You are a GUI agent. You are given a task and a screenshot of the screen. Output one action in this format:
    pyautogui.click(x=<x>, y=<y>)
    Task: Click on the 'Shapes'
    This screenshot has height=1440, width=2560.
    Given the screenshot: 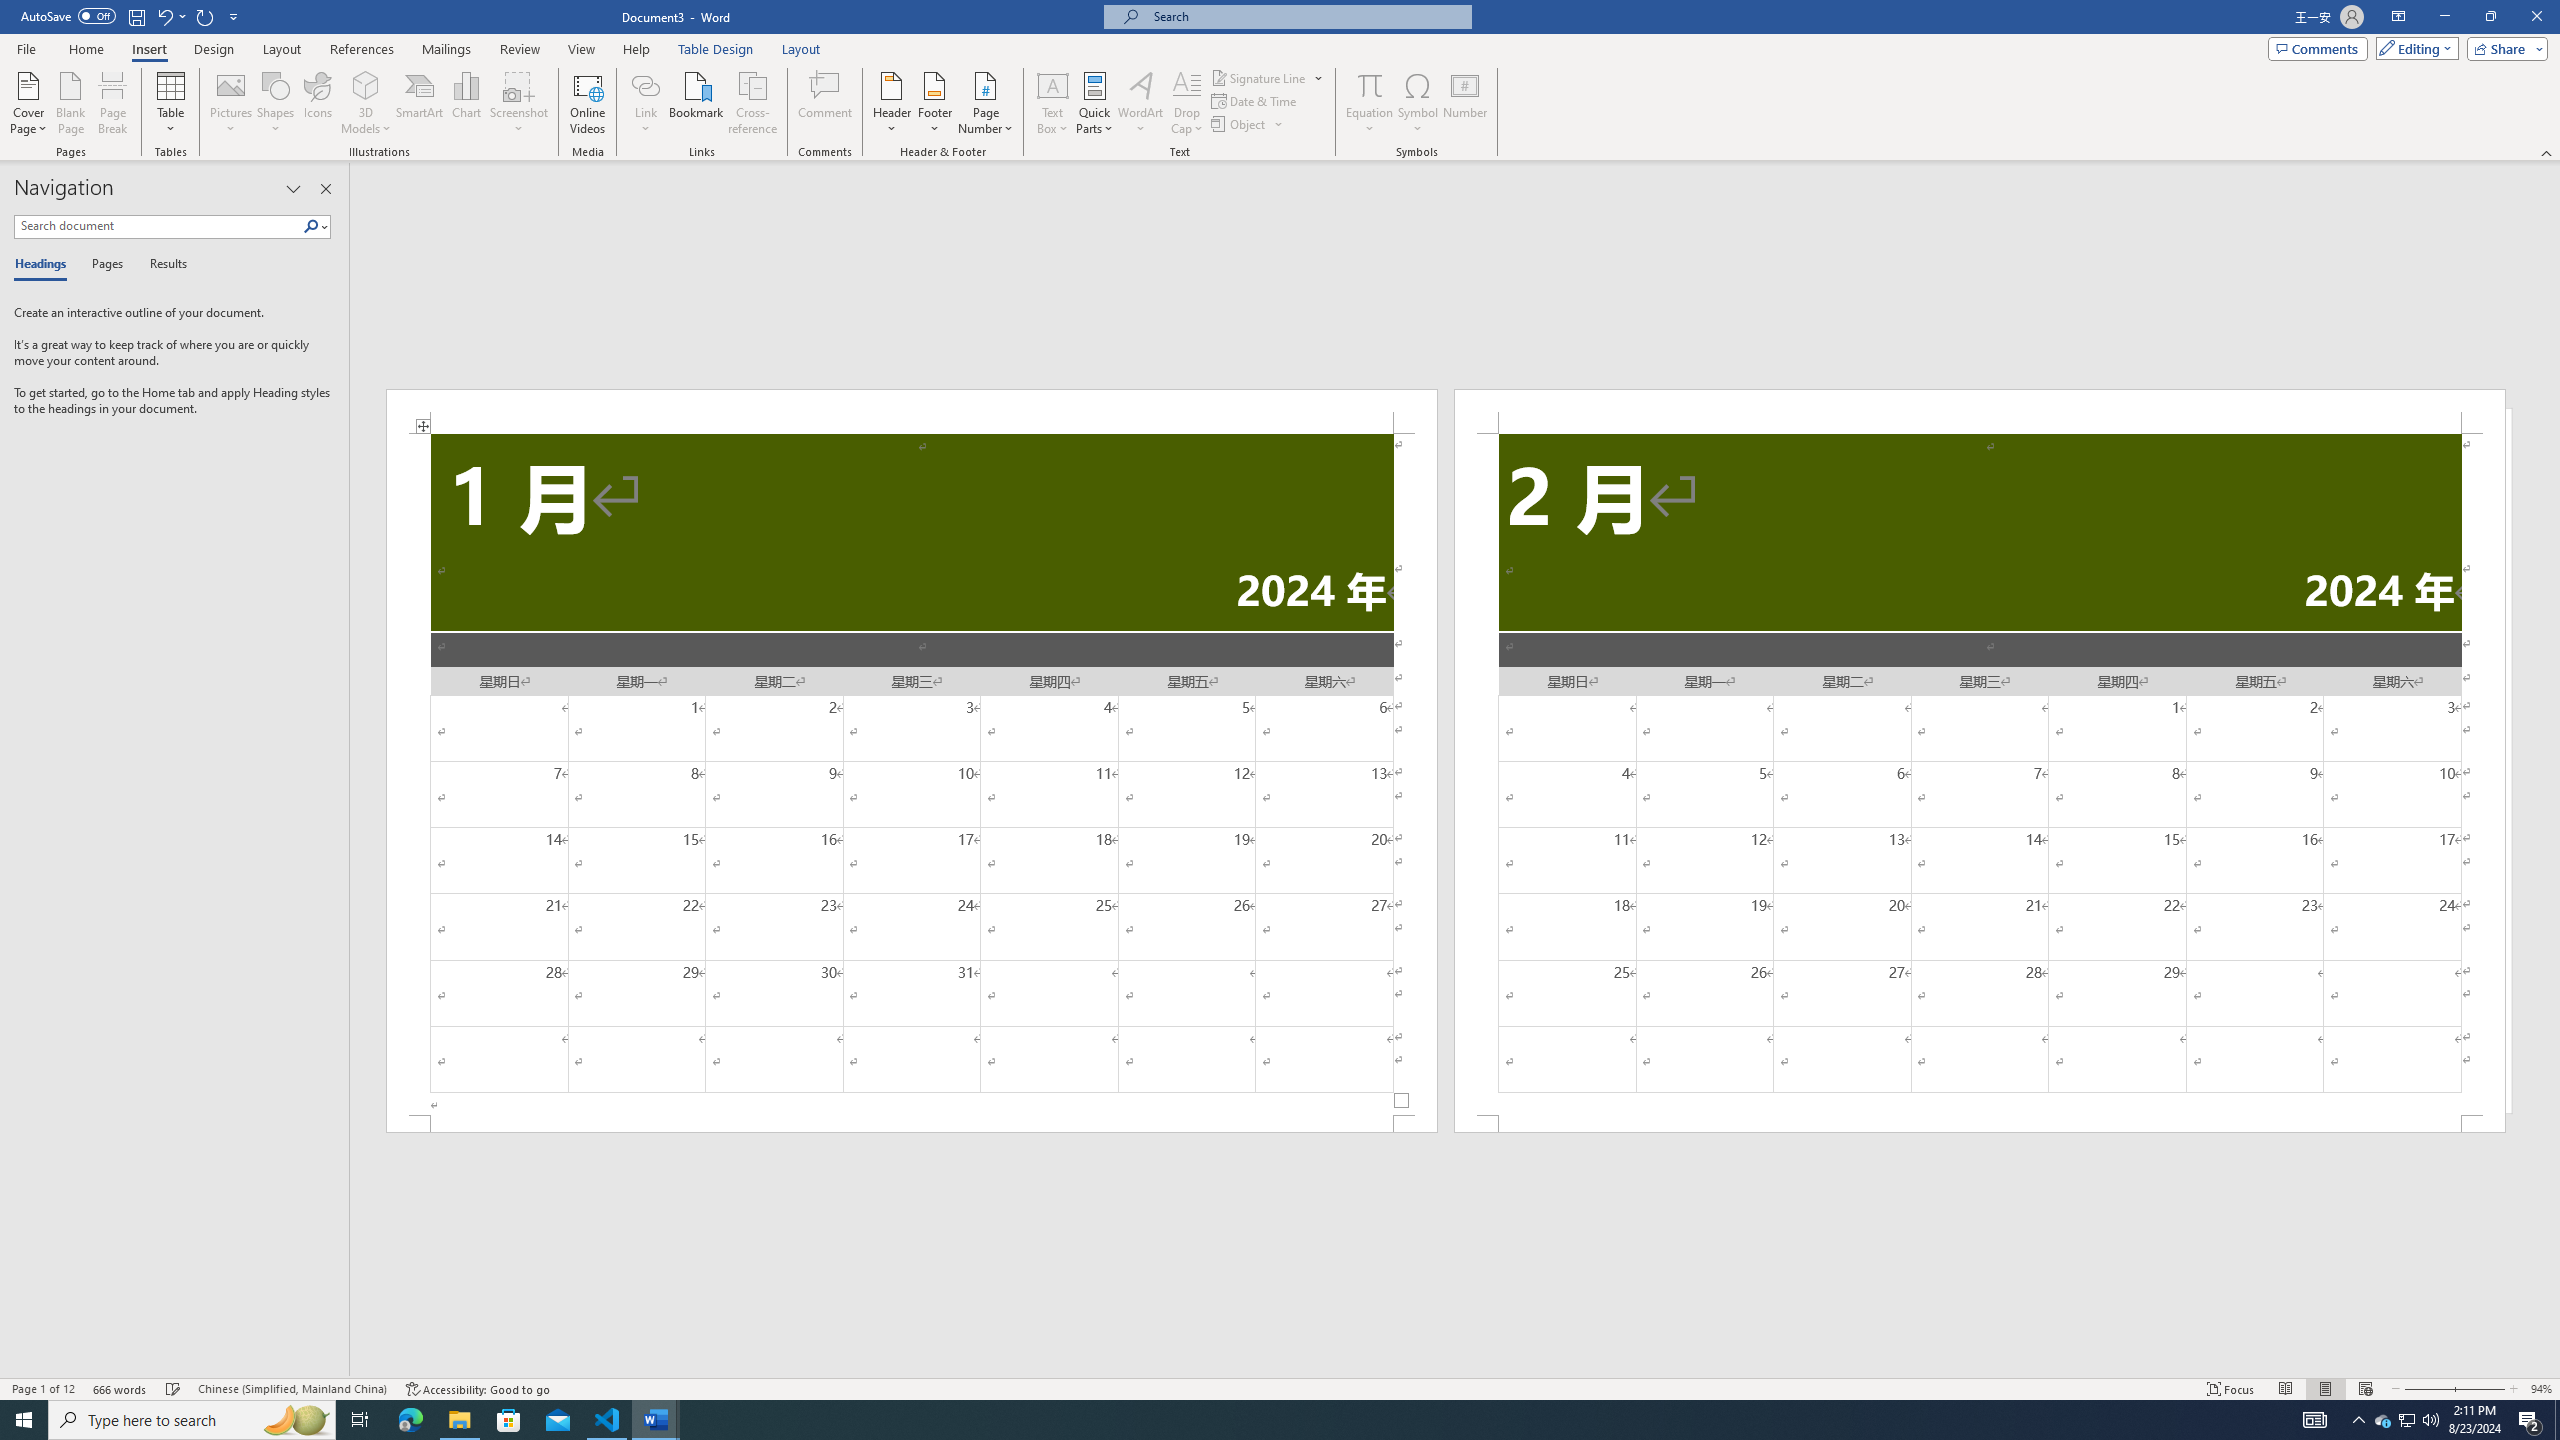 What is the action you would take?
    pyautogui.click(x=276, y=103)
    